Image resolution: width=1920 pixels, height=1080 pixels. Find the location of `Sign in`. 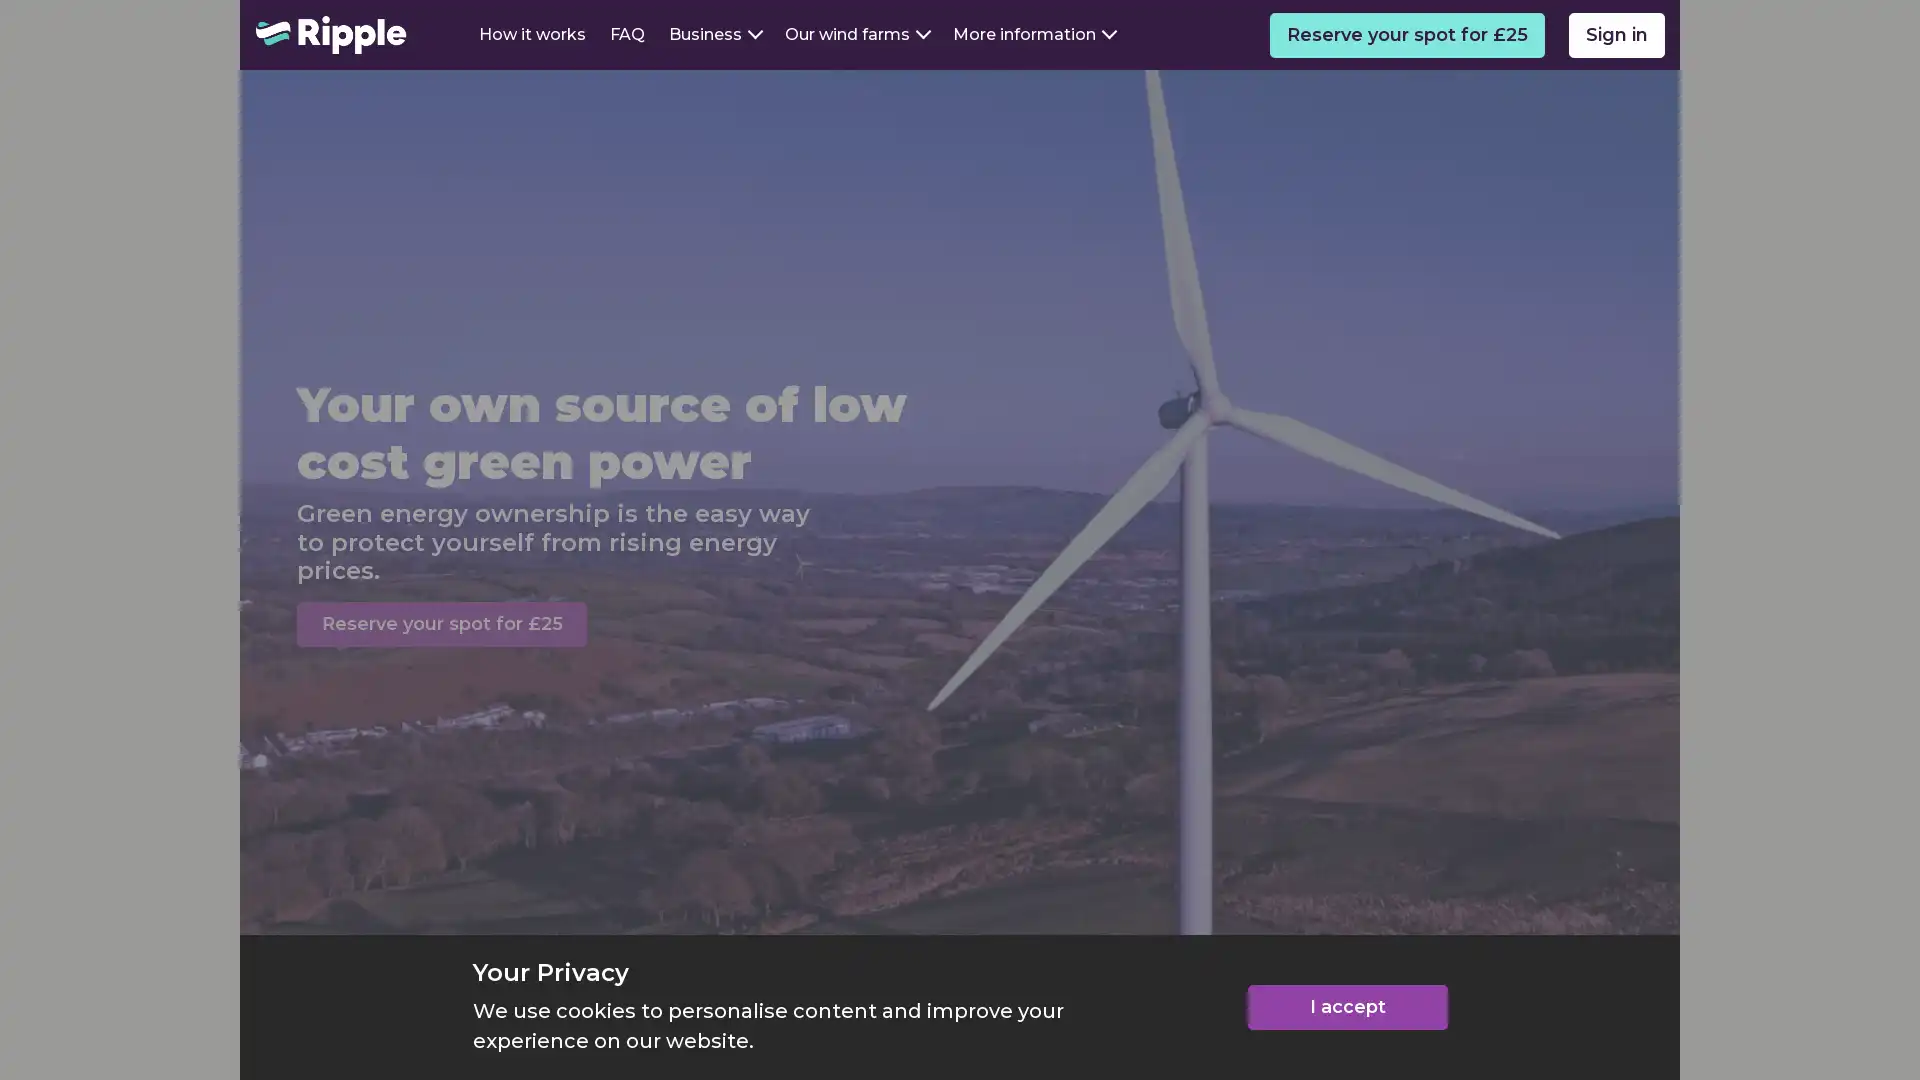

Sign in is located at coordinates (1617, 34).